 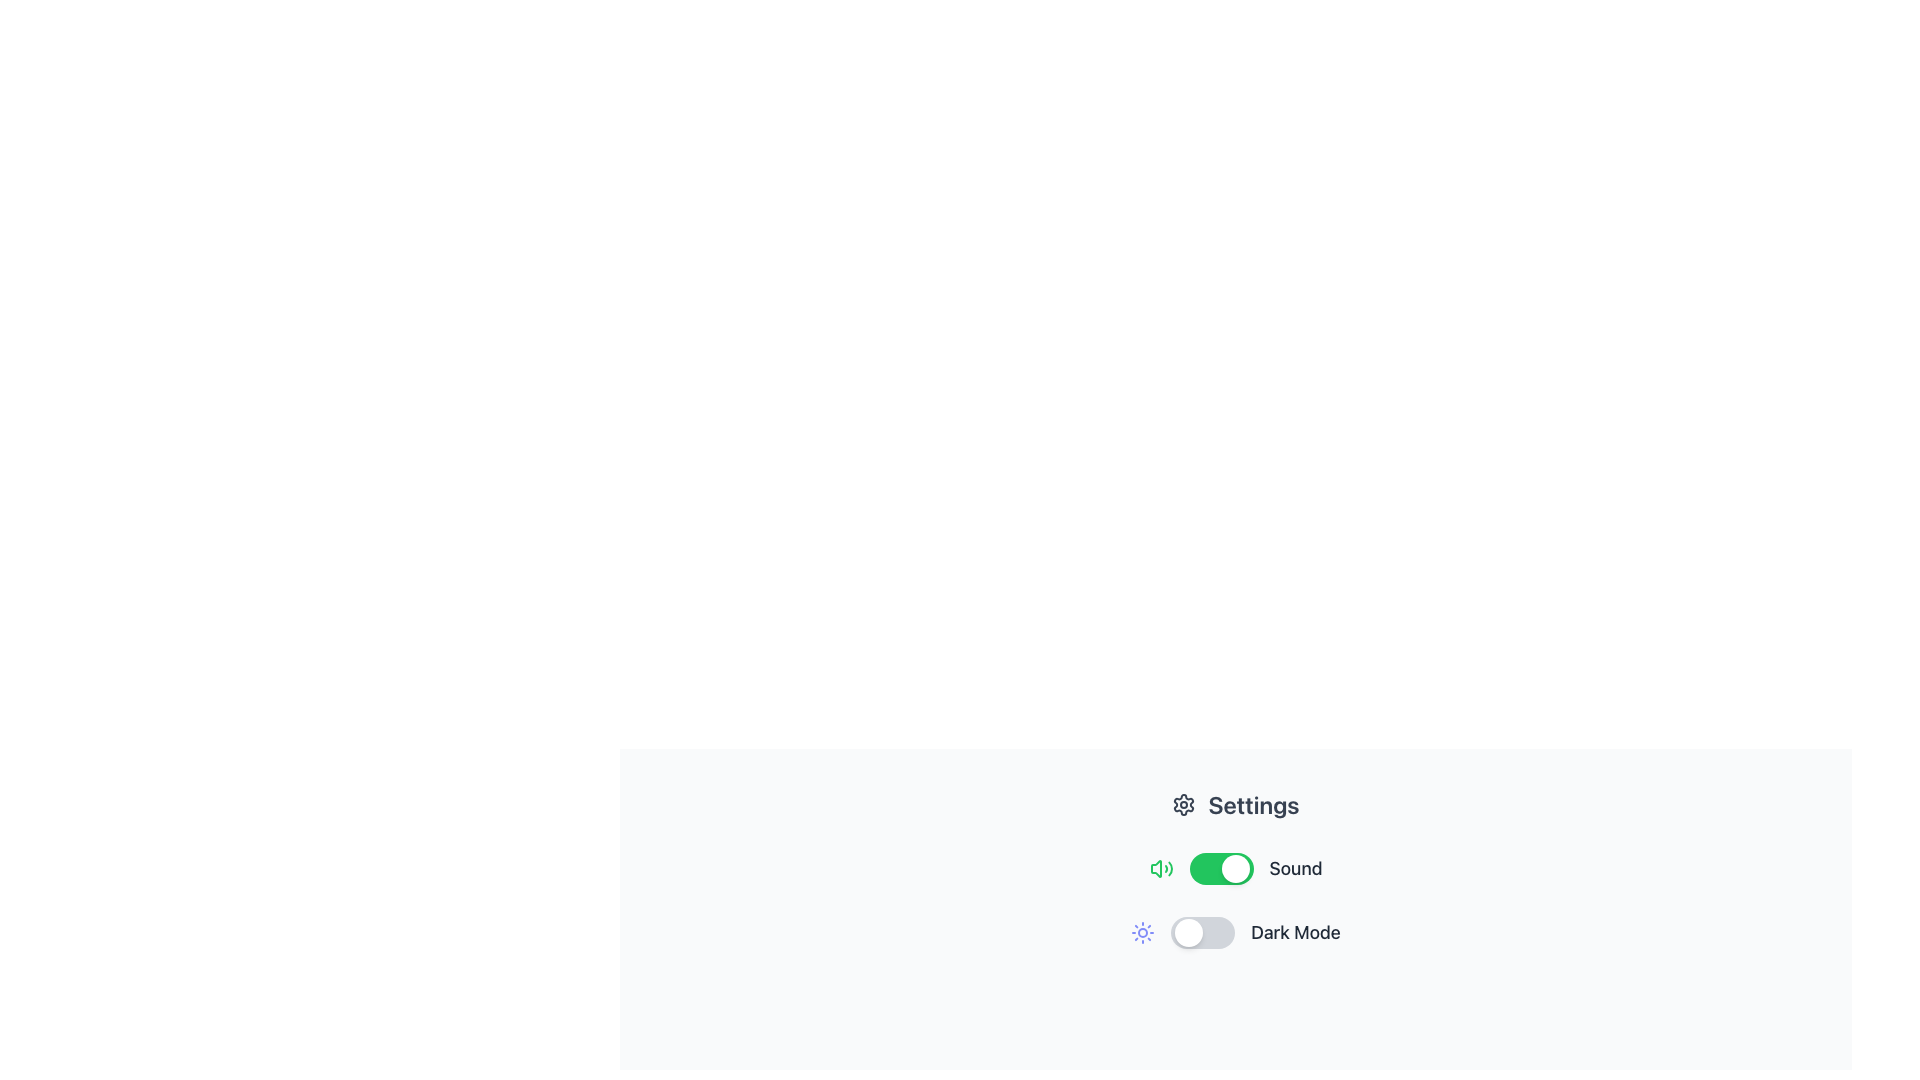 I want to click on the sun icon representing daylight or light mode, located on the left side of the 'Dark Mode' toggle switch, so click(x=1143, y=933).